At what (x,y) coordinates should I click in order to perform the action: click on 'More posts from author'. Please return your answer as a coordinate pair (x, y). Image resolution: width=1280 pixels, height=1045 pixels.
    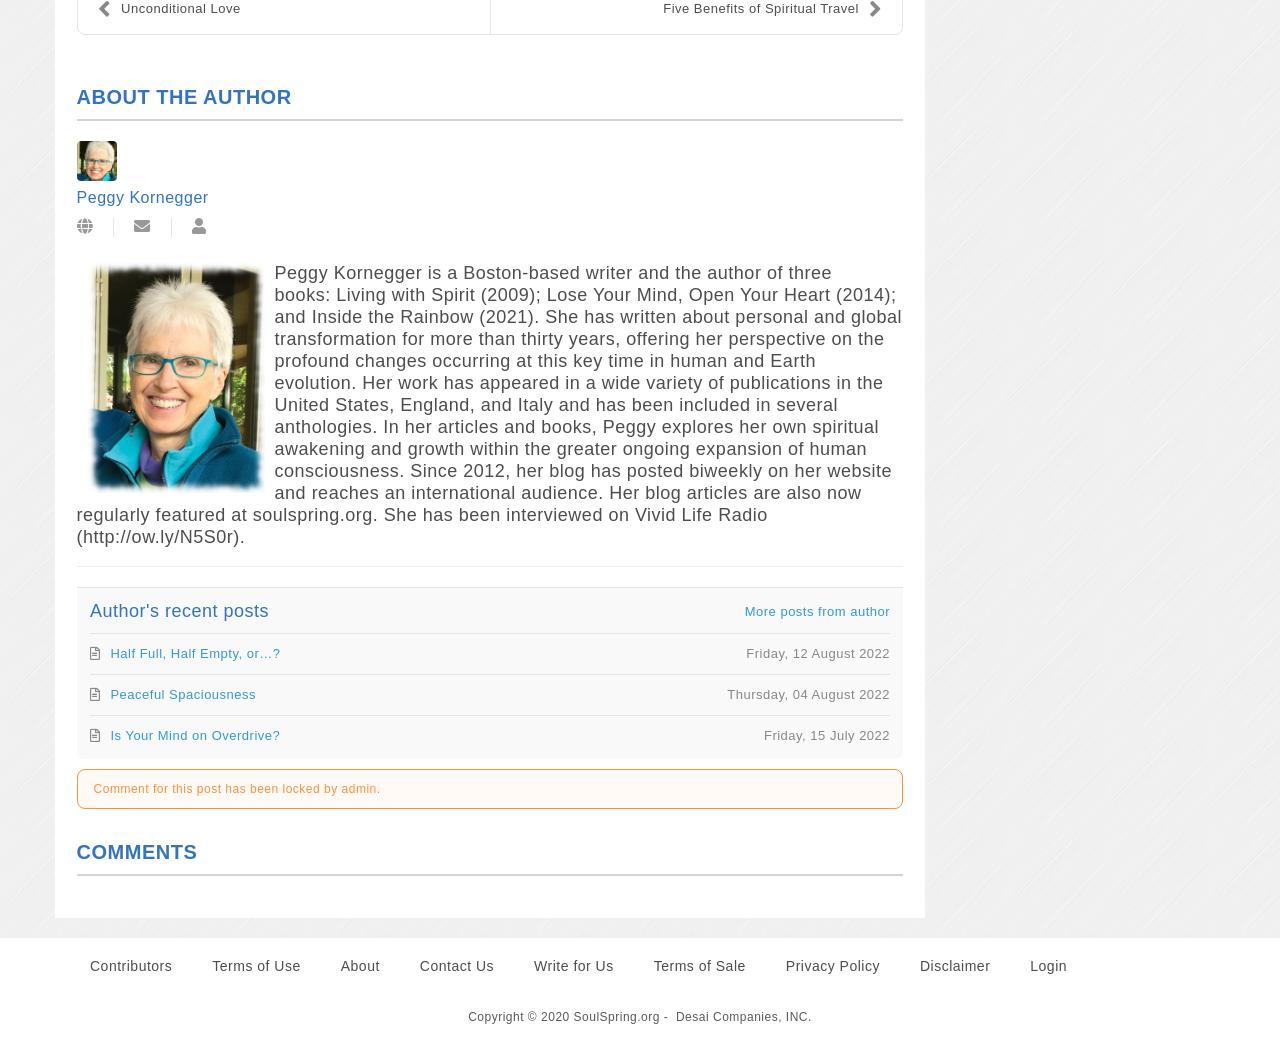
    Looking at the image, I should click on (817, 610).